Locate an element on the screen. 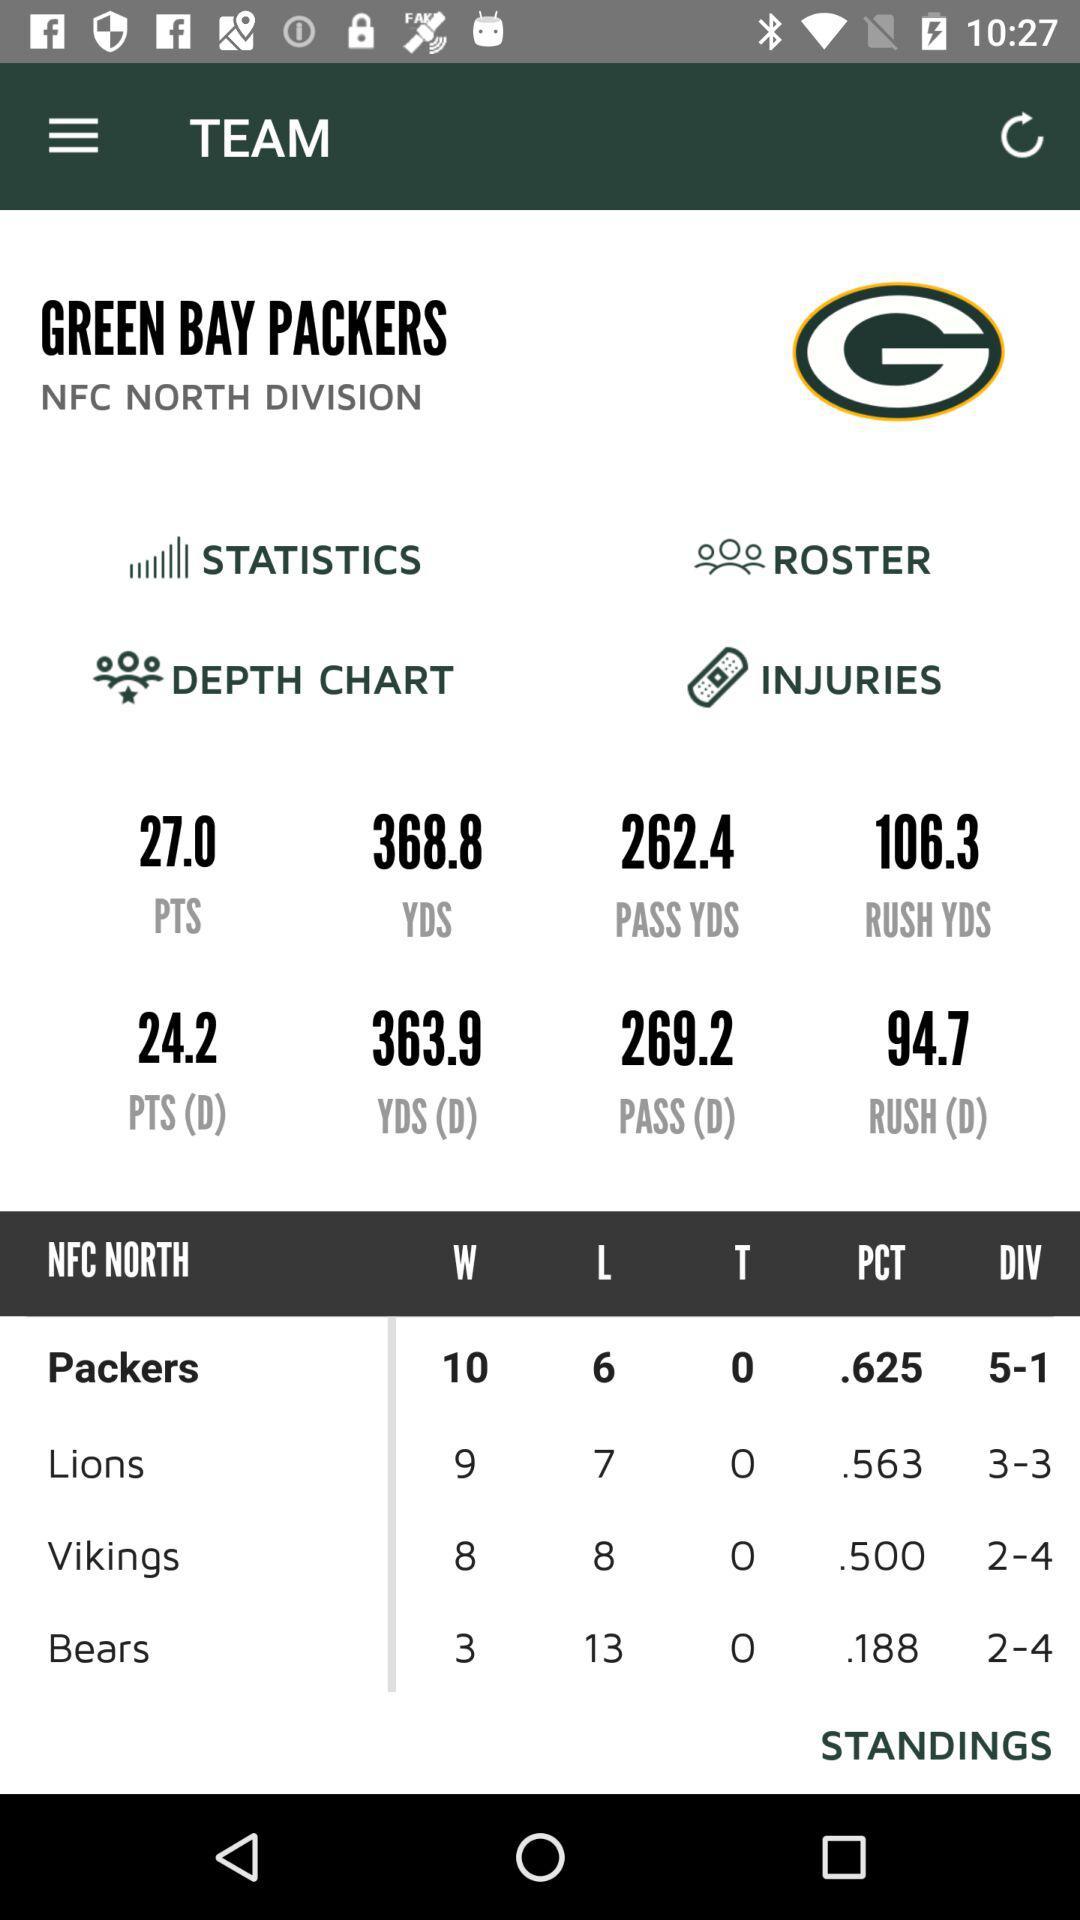  the icon to the right of the l icon is located at coordinates (742, 1262).